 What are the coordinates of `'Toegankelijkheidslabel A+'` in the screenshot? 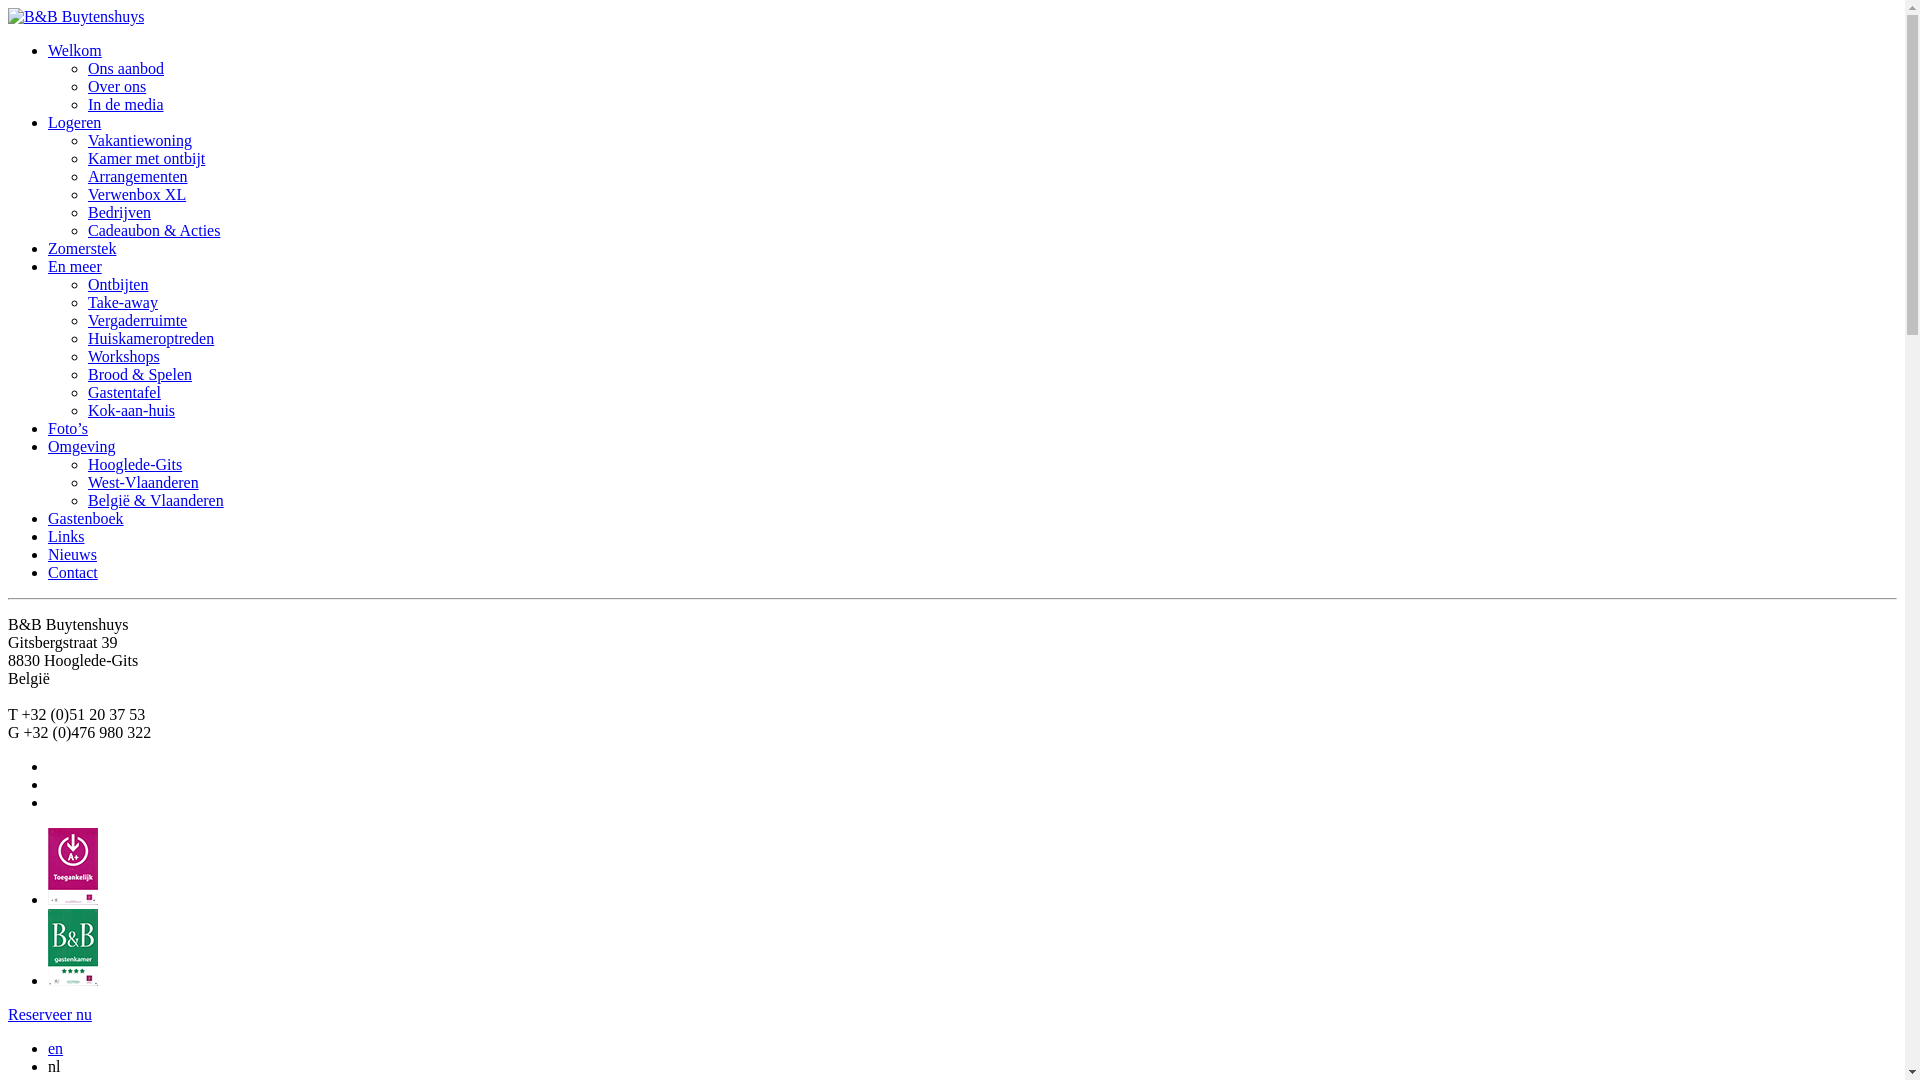 It's located at (72, 898).